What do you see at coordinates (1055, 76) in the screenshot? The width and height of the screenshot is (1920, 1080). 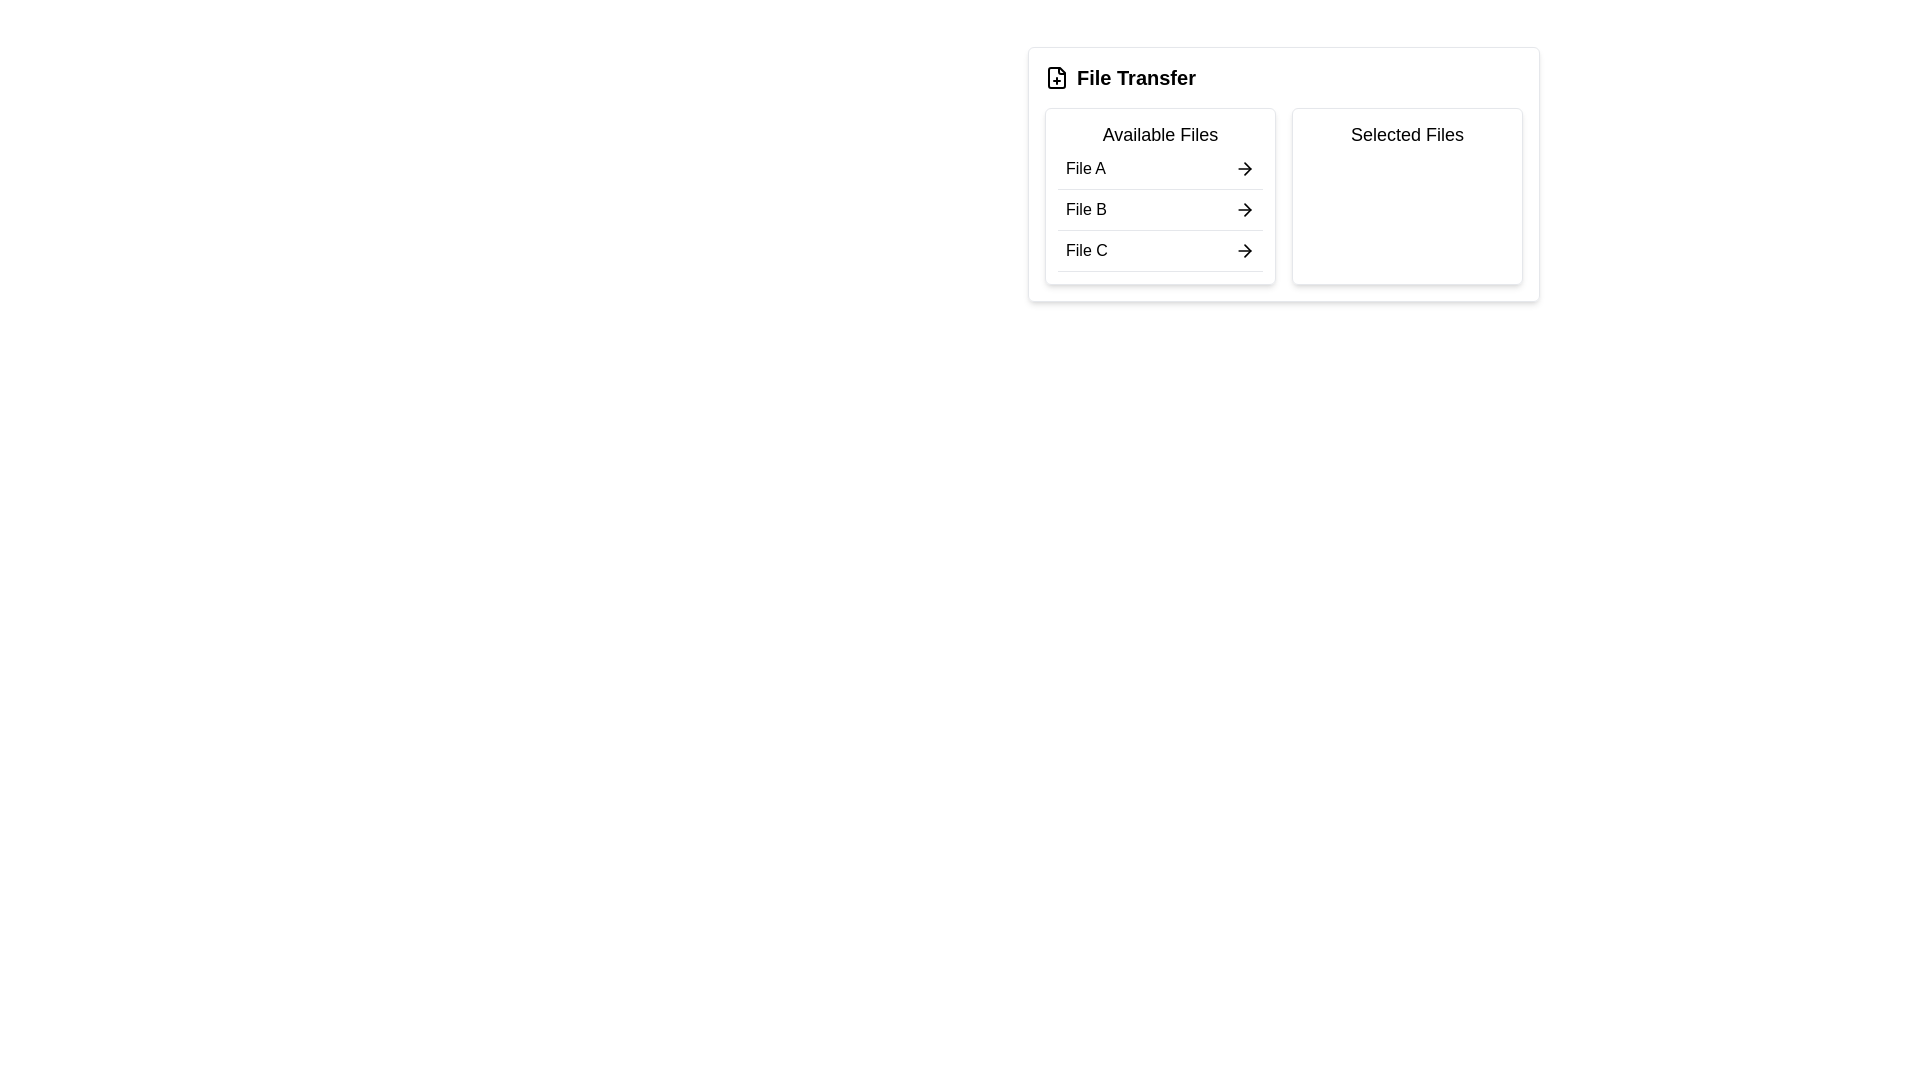 I see `the upper inner portion of the document icon, which is part of the SVG element in the 'File Transfer' UI card` at bounding box center [1055, 76].